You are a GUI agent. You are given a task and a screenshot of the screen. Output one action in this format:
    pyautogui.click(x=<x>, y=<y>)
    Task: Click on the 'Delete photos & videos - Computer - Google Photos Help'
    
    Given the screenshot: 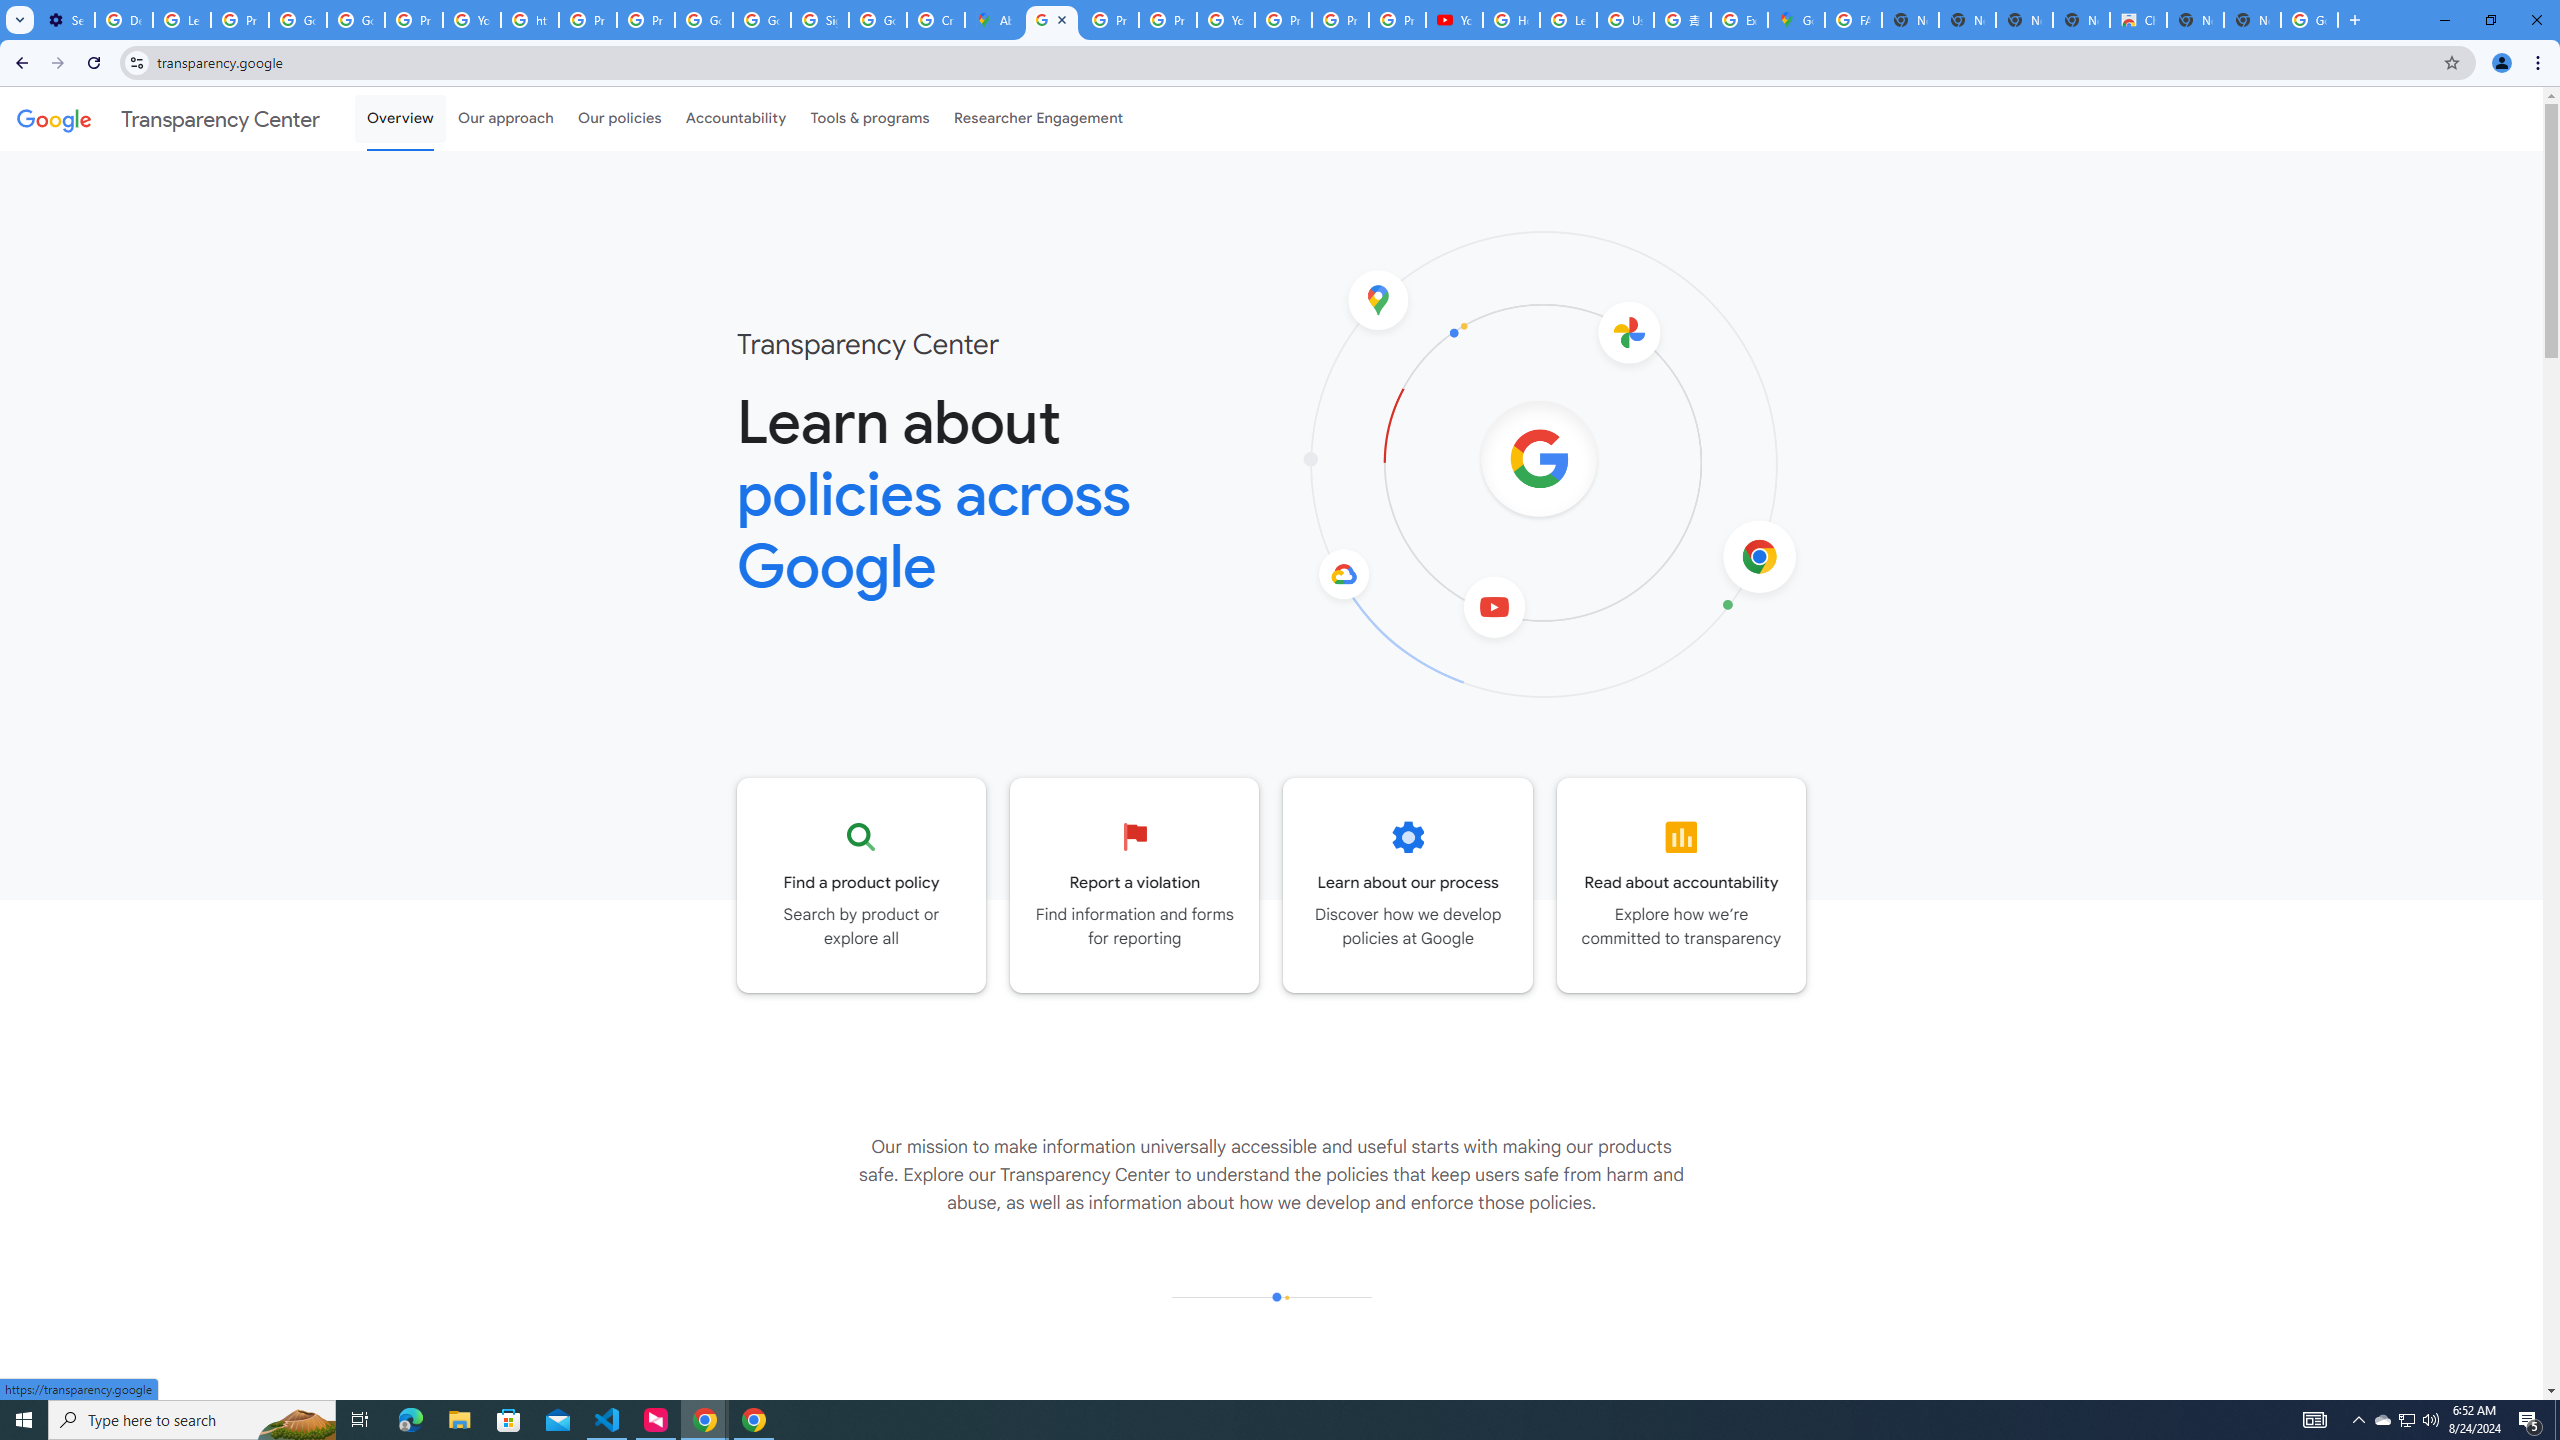 What is the action you would take?
    pyautogui.click(x=123, y=19)
    